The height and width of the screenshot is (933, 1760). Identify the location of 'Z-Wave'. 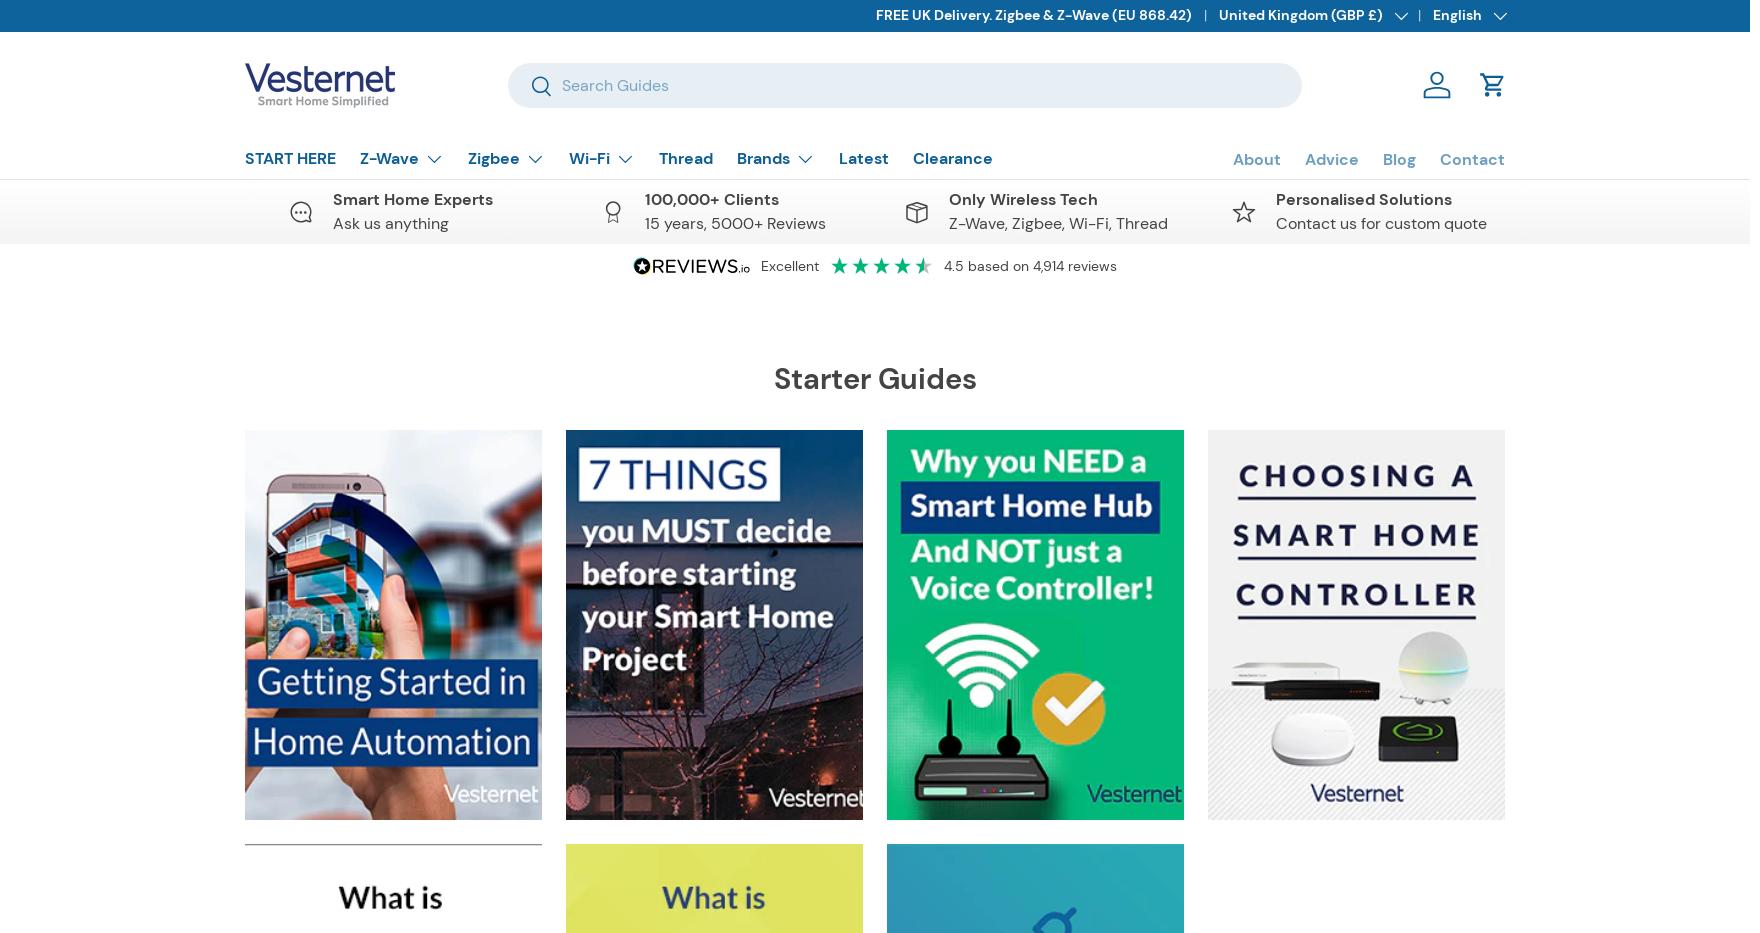
(388, 158).